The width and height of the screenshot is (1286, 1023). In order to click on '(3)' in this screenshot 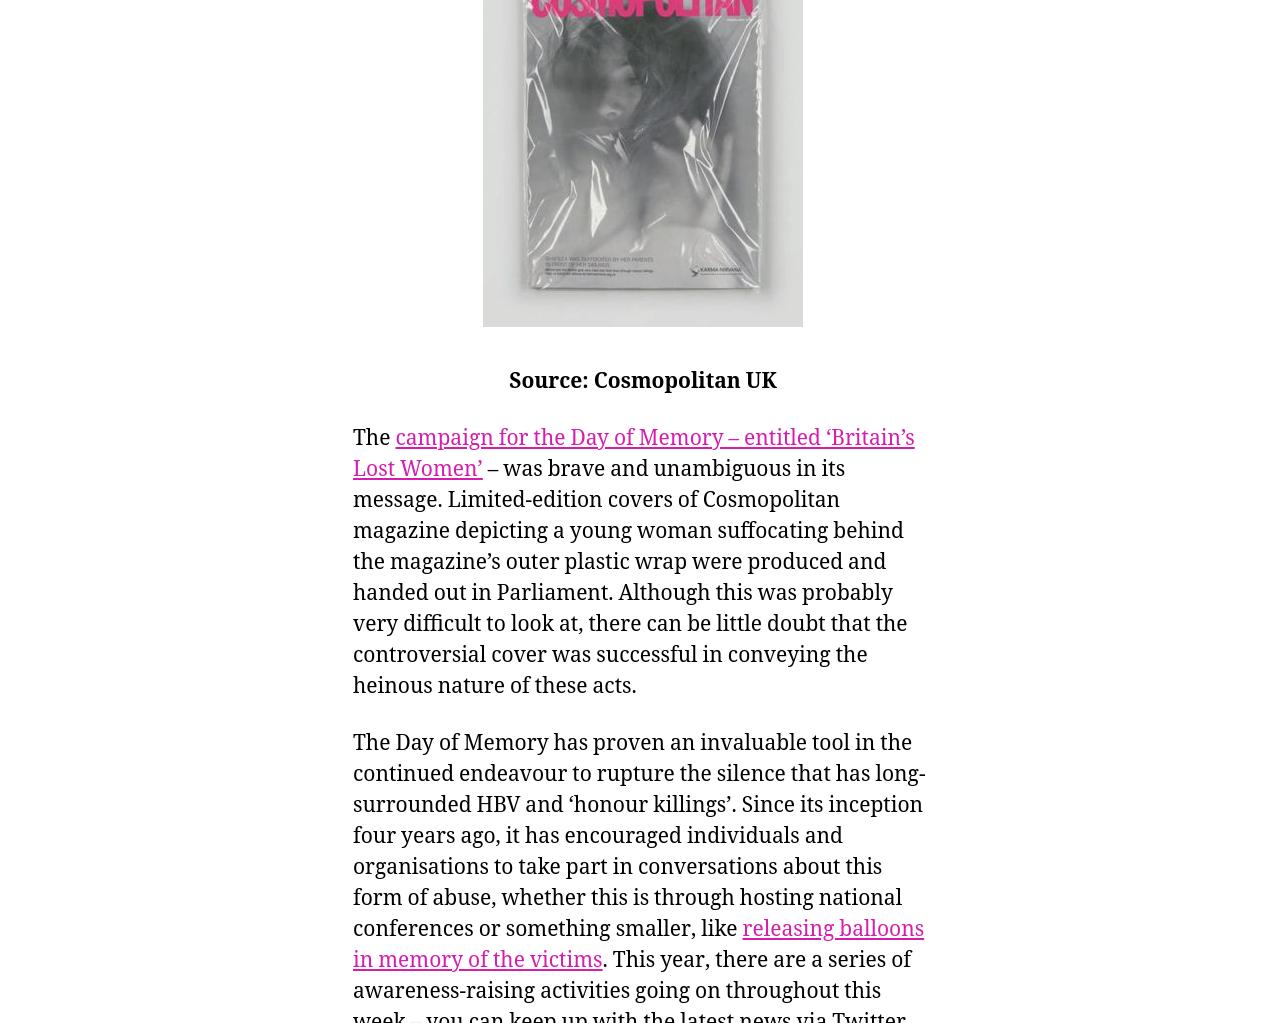, I will do `click(303, 46)`.